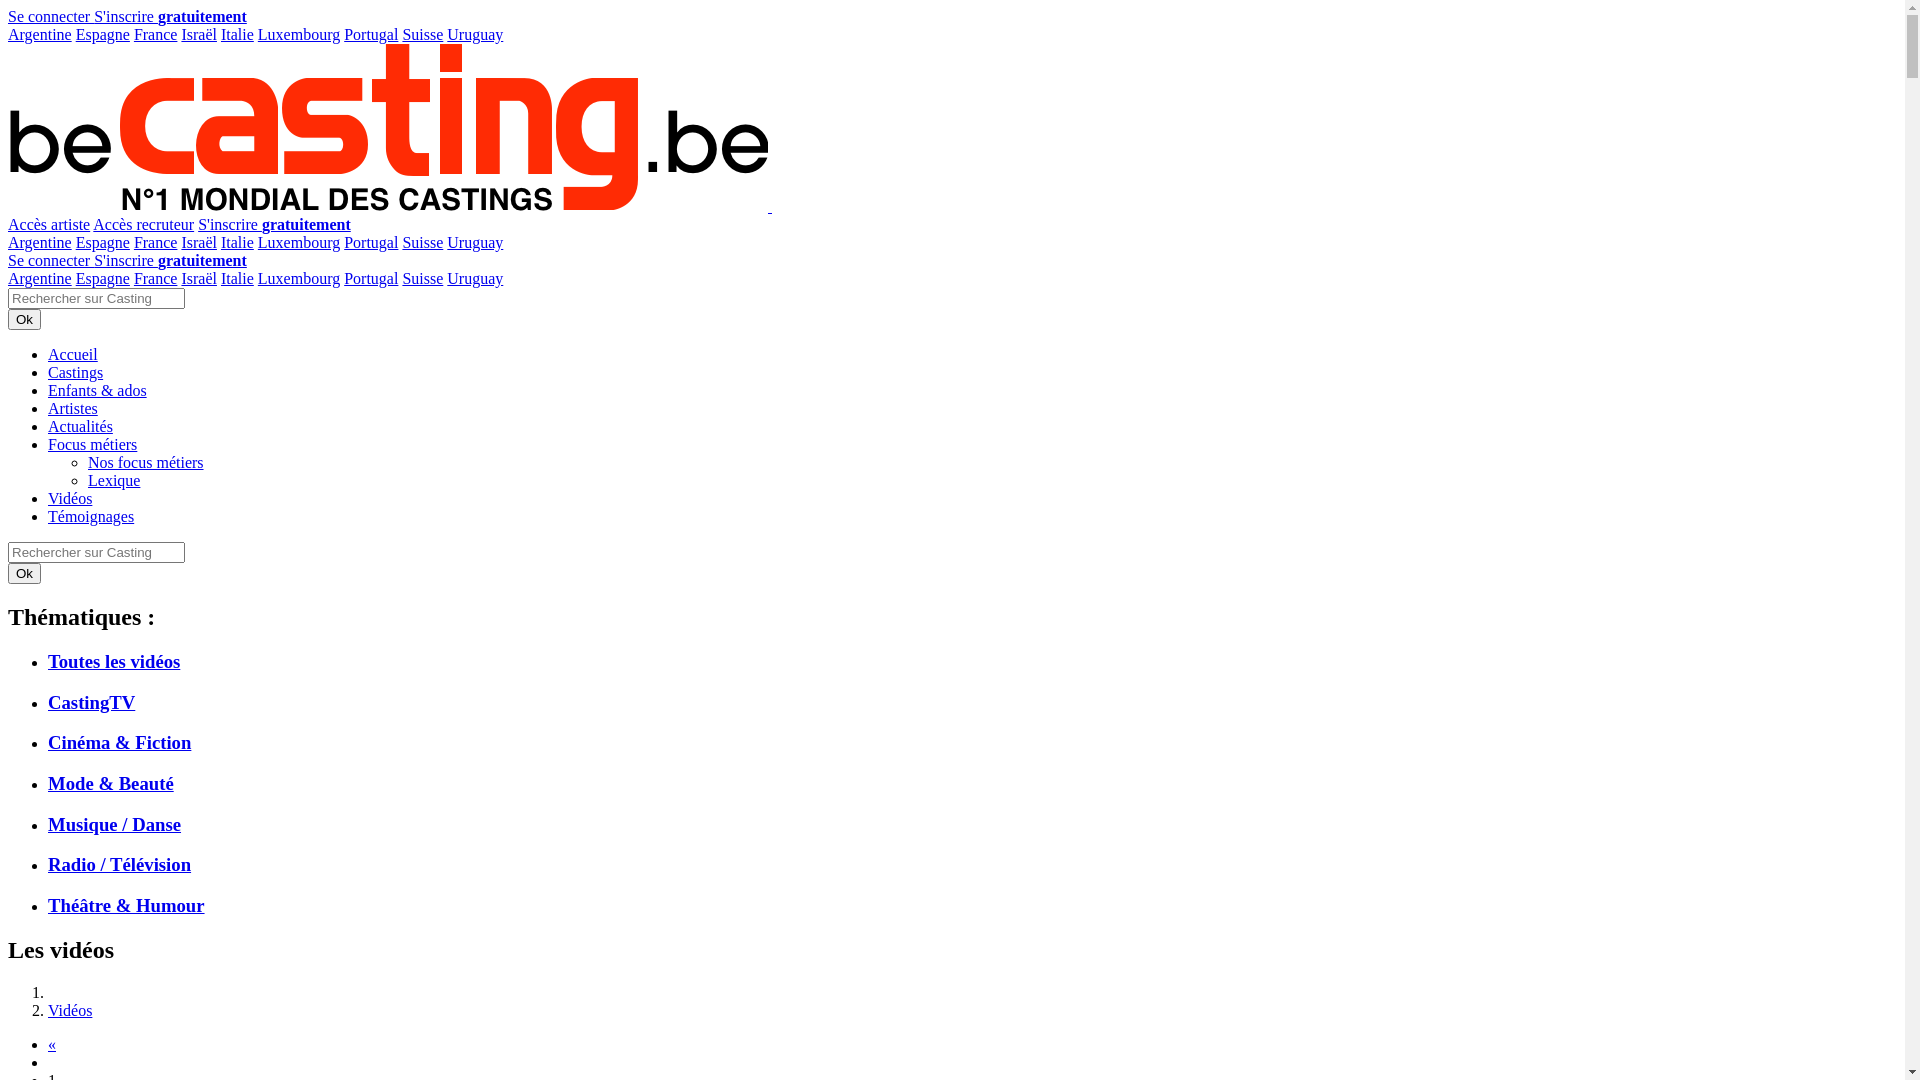  I want to click on 'Uruguay', so click(474, 34).